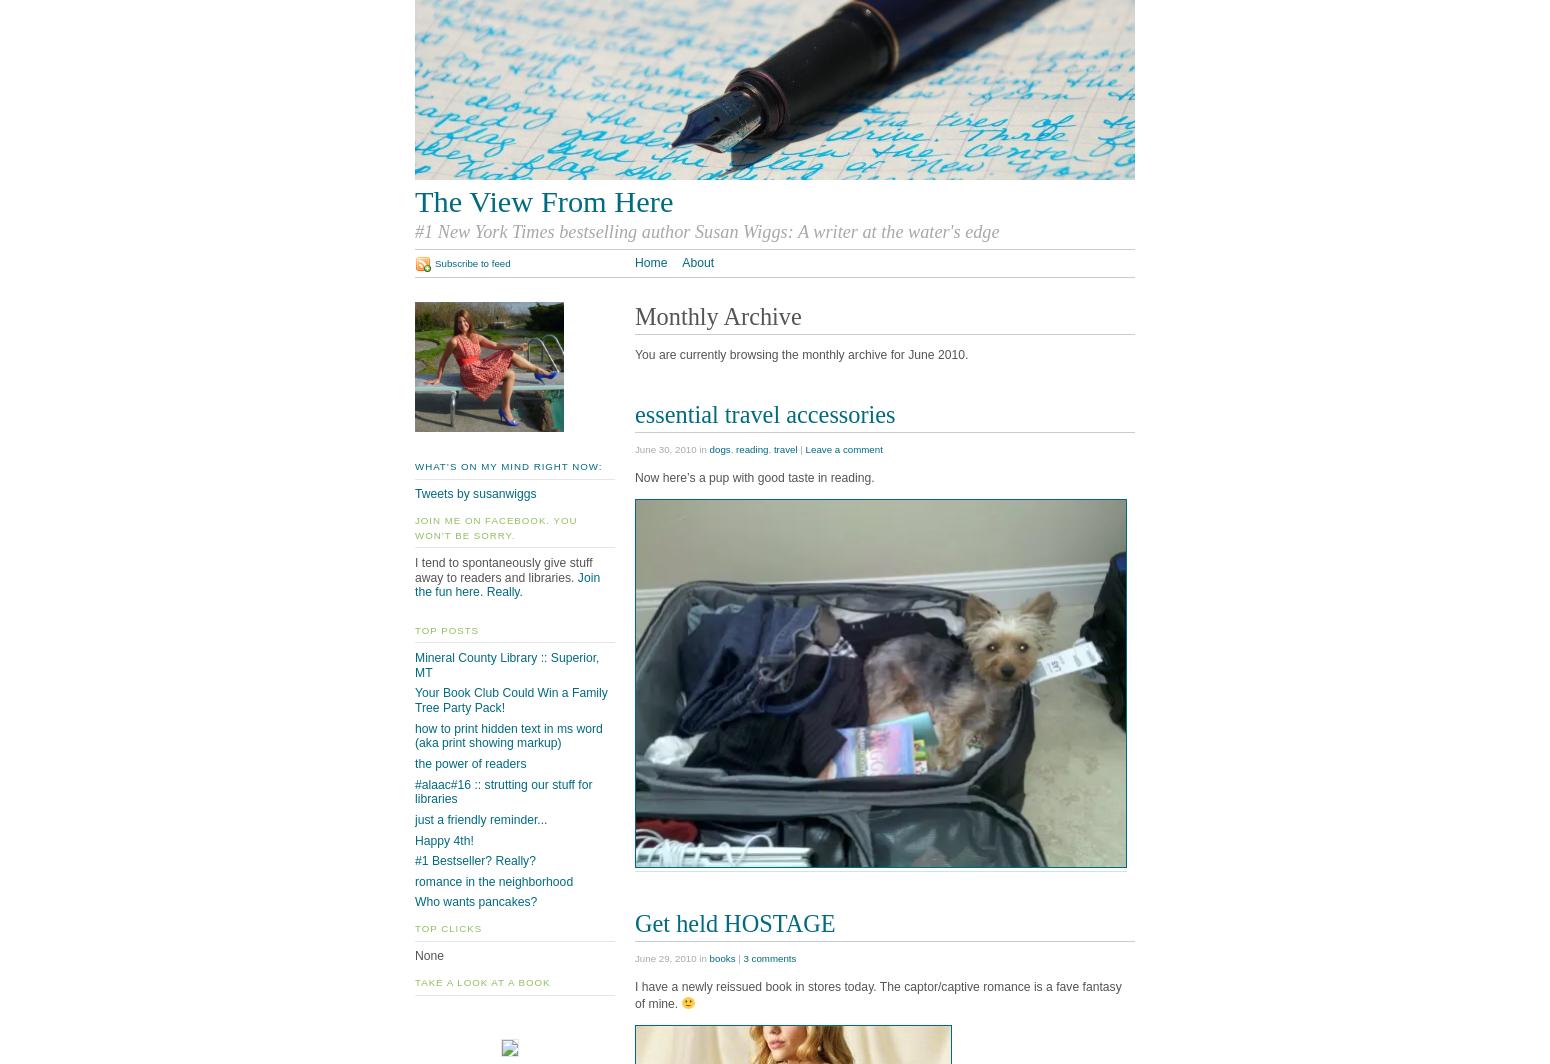  What do you see at coordinates (429, 956) in the screenshot?
I see `'None'` at bounding box center [429, 956].